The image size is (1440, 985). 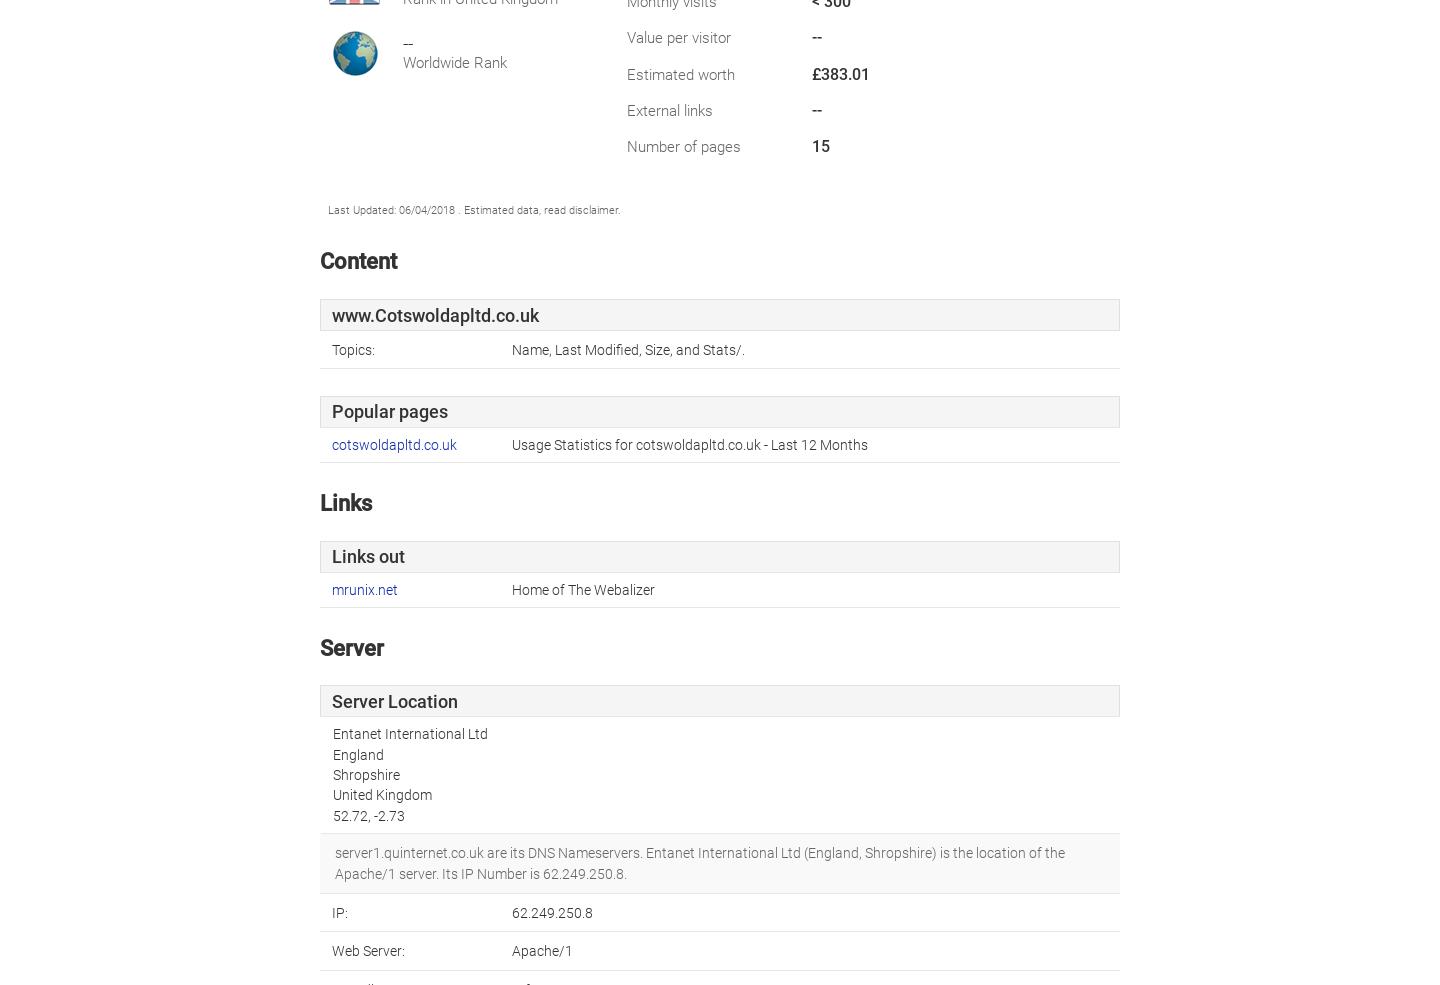 I want to click on 'Name, Last Modified, Size, and Stats/.', so click(x=627, y=348).